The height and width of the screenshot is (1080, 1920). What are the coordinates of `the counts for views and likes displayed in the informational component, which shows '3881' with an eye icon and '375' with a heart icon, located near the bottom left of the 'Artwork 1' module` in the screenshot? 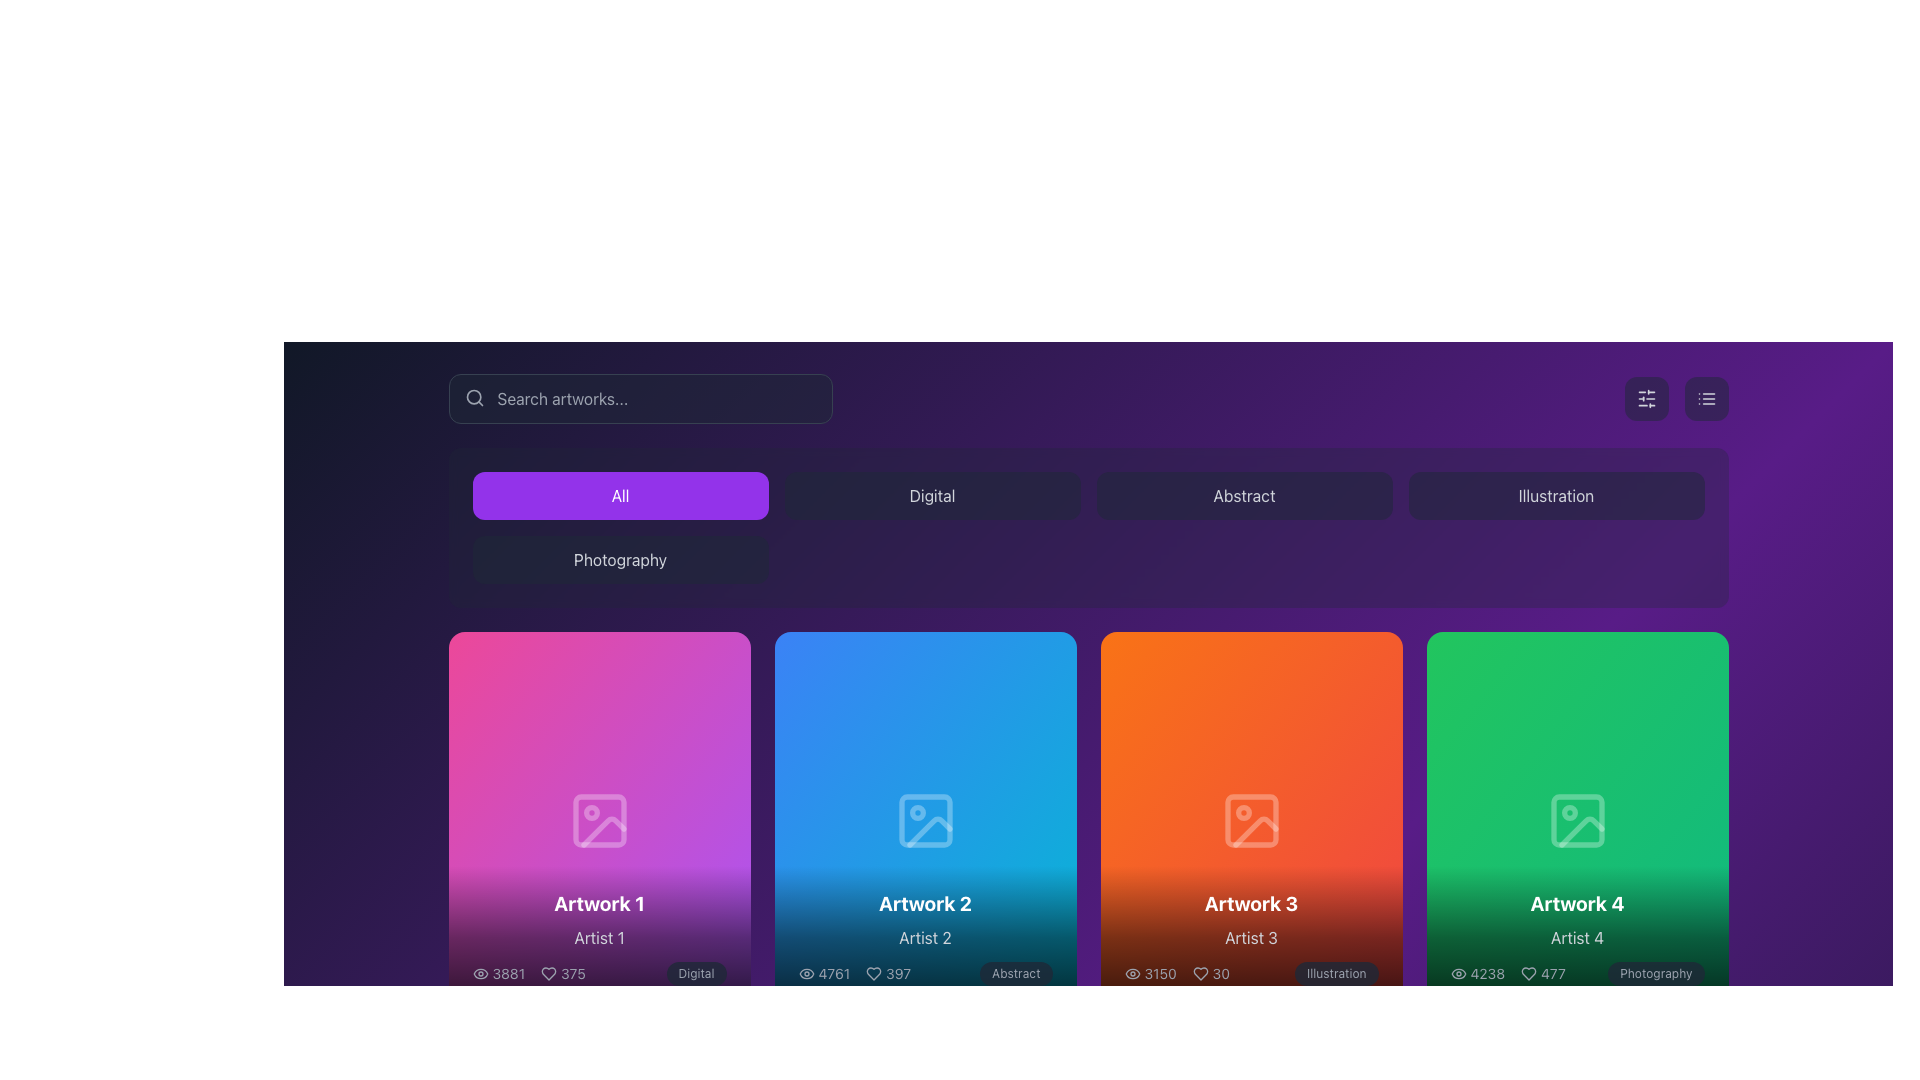 It's located at (529, 972).